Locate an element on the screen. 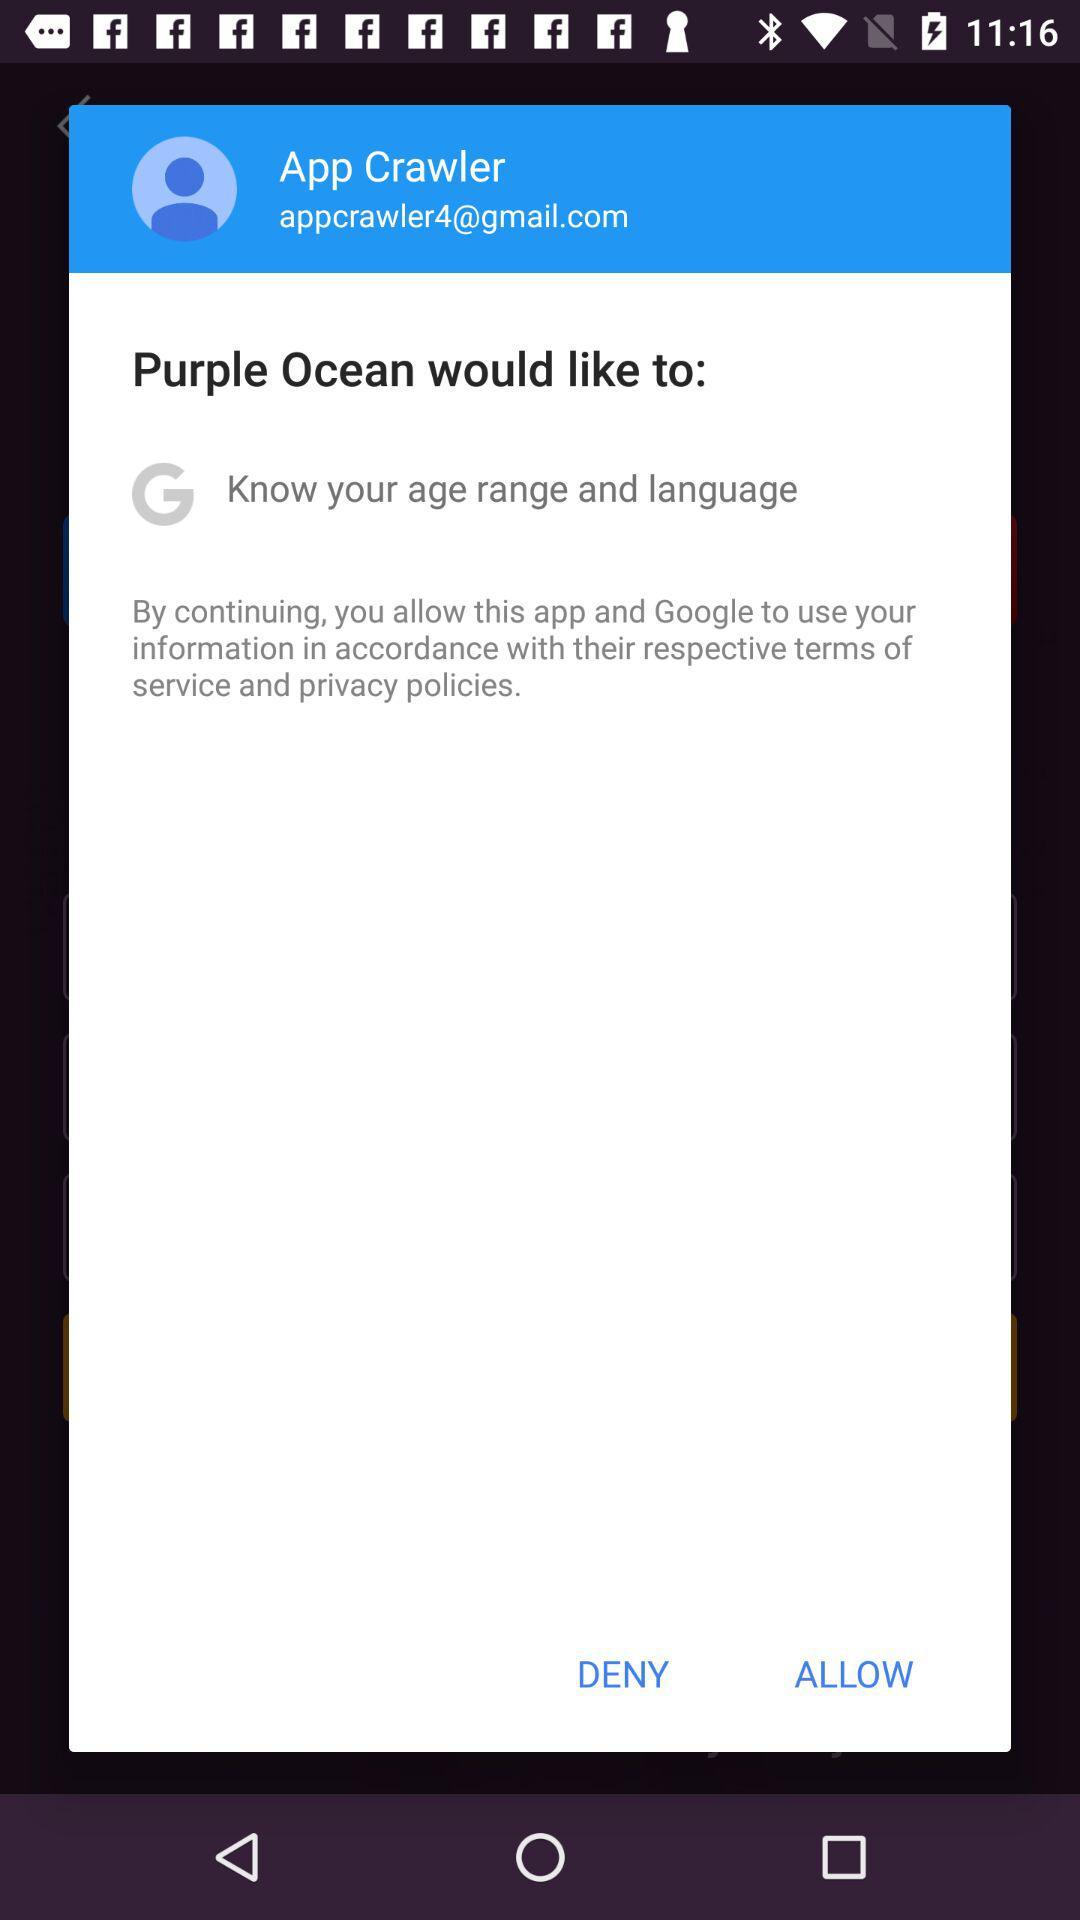 The height and width of the screenshot is (1920, 1080). the app below the purple ocean would is located at coordinates (511, 487).